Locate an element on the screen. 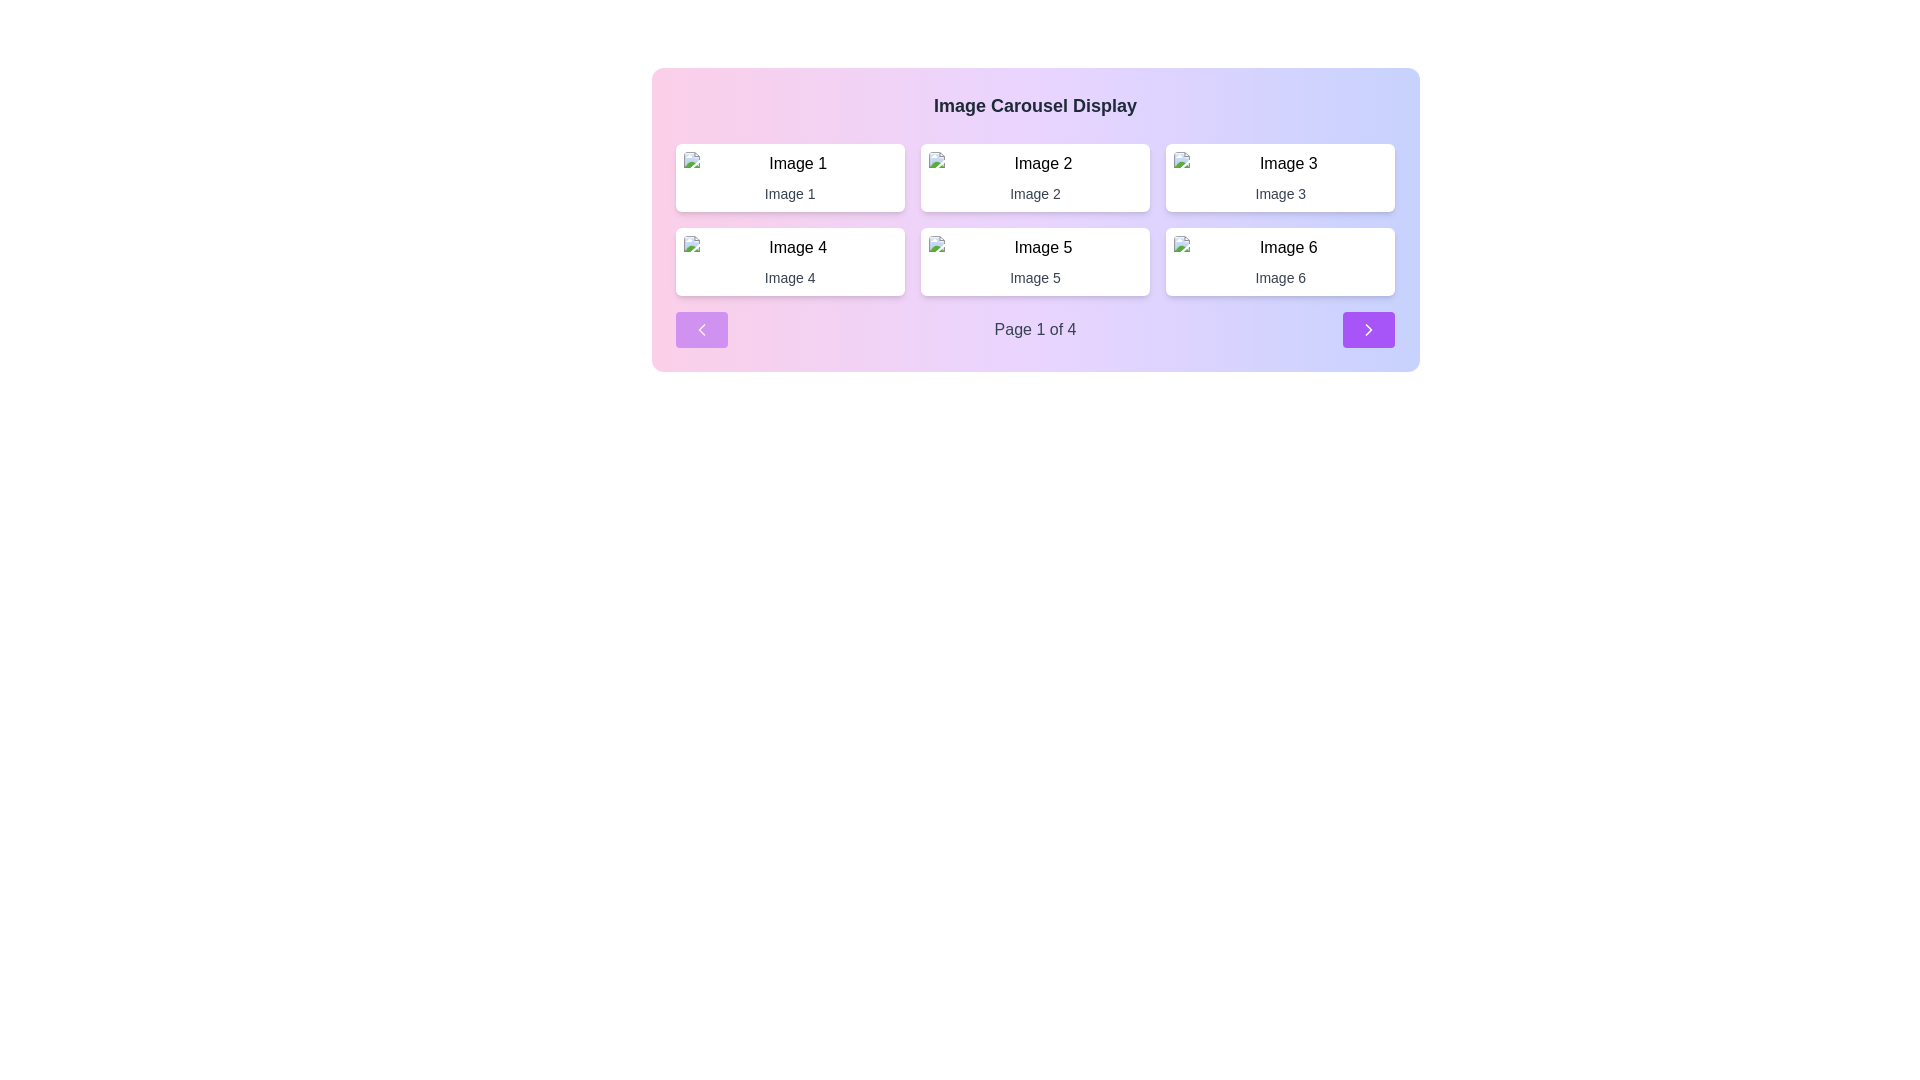 The height and width of the screenshot is (1080, 1920). the navigation button at the bottom-left corner of the carousel display is located at coordinates (701, 329).